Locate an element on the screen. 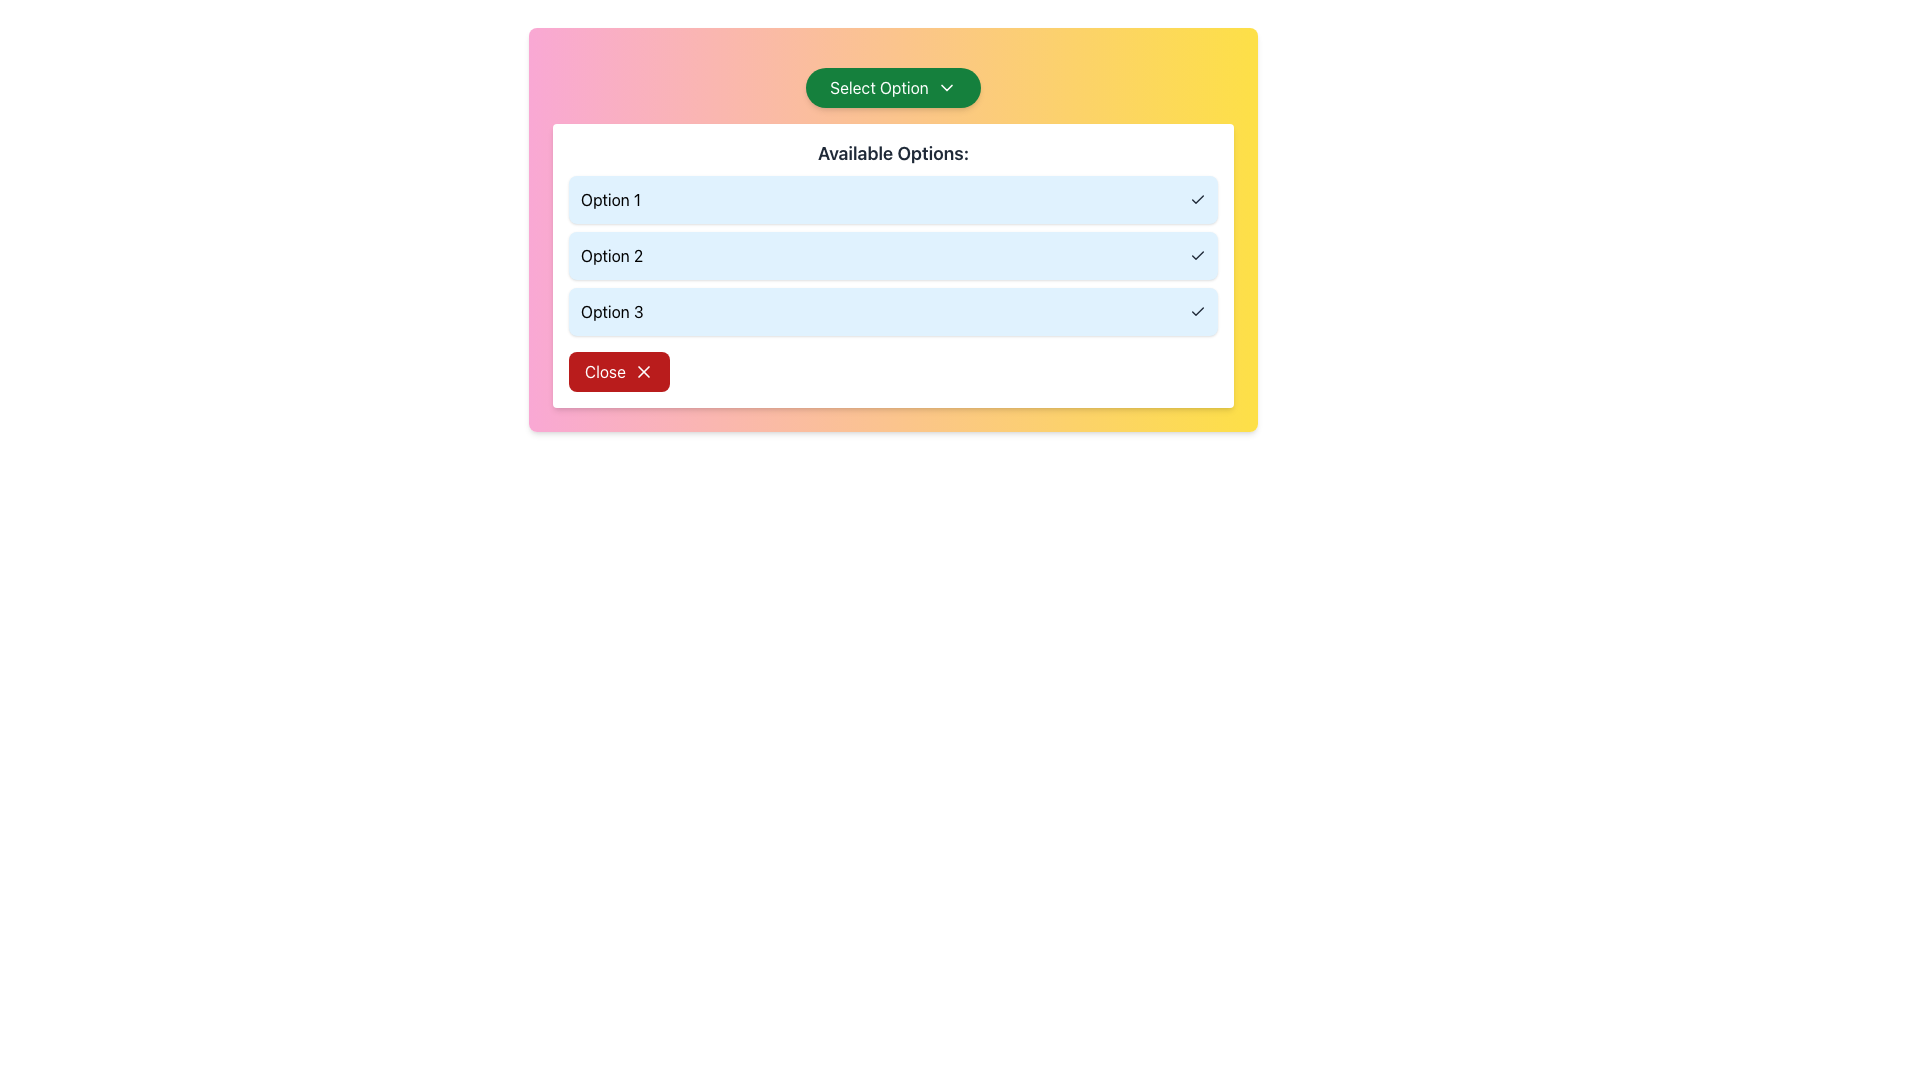 The height and width of the screenshot is (1080, 1920). the state of the check mark icon that indicates 'Option 2' is selected, located to the far right of the text 'Option 2' is located at coordinates (1198, 254).